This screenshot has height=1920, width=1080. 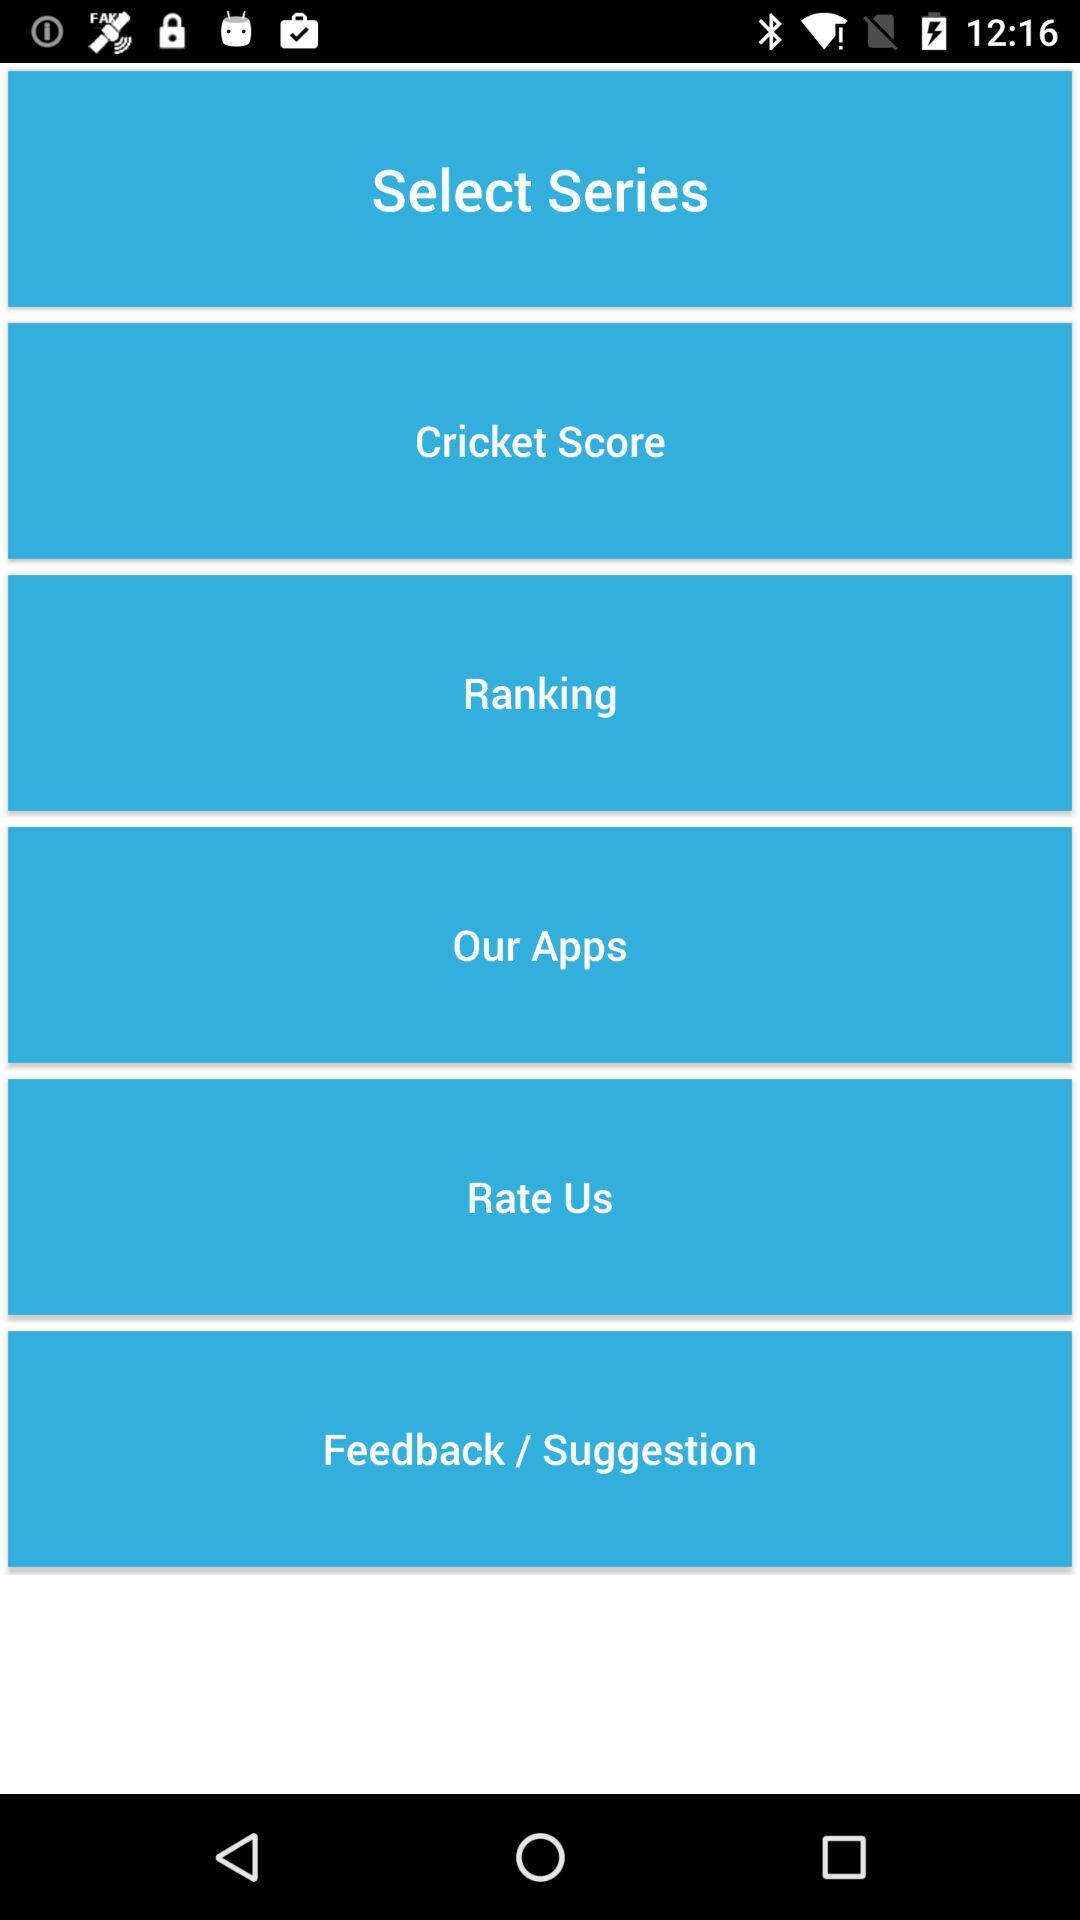 I want to click on the icon below ranking item, so click(x=540, y=944).